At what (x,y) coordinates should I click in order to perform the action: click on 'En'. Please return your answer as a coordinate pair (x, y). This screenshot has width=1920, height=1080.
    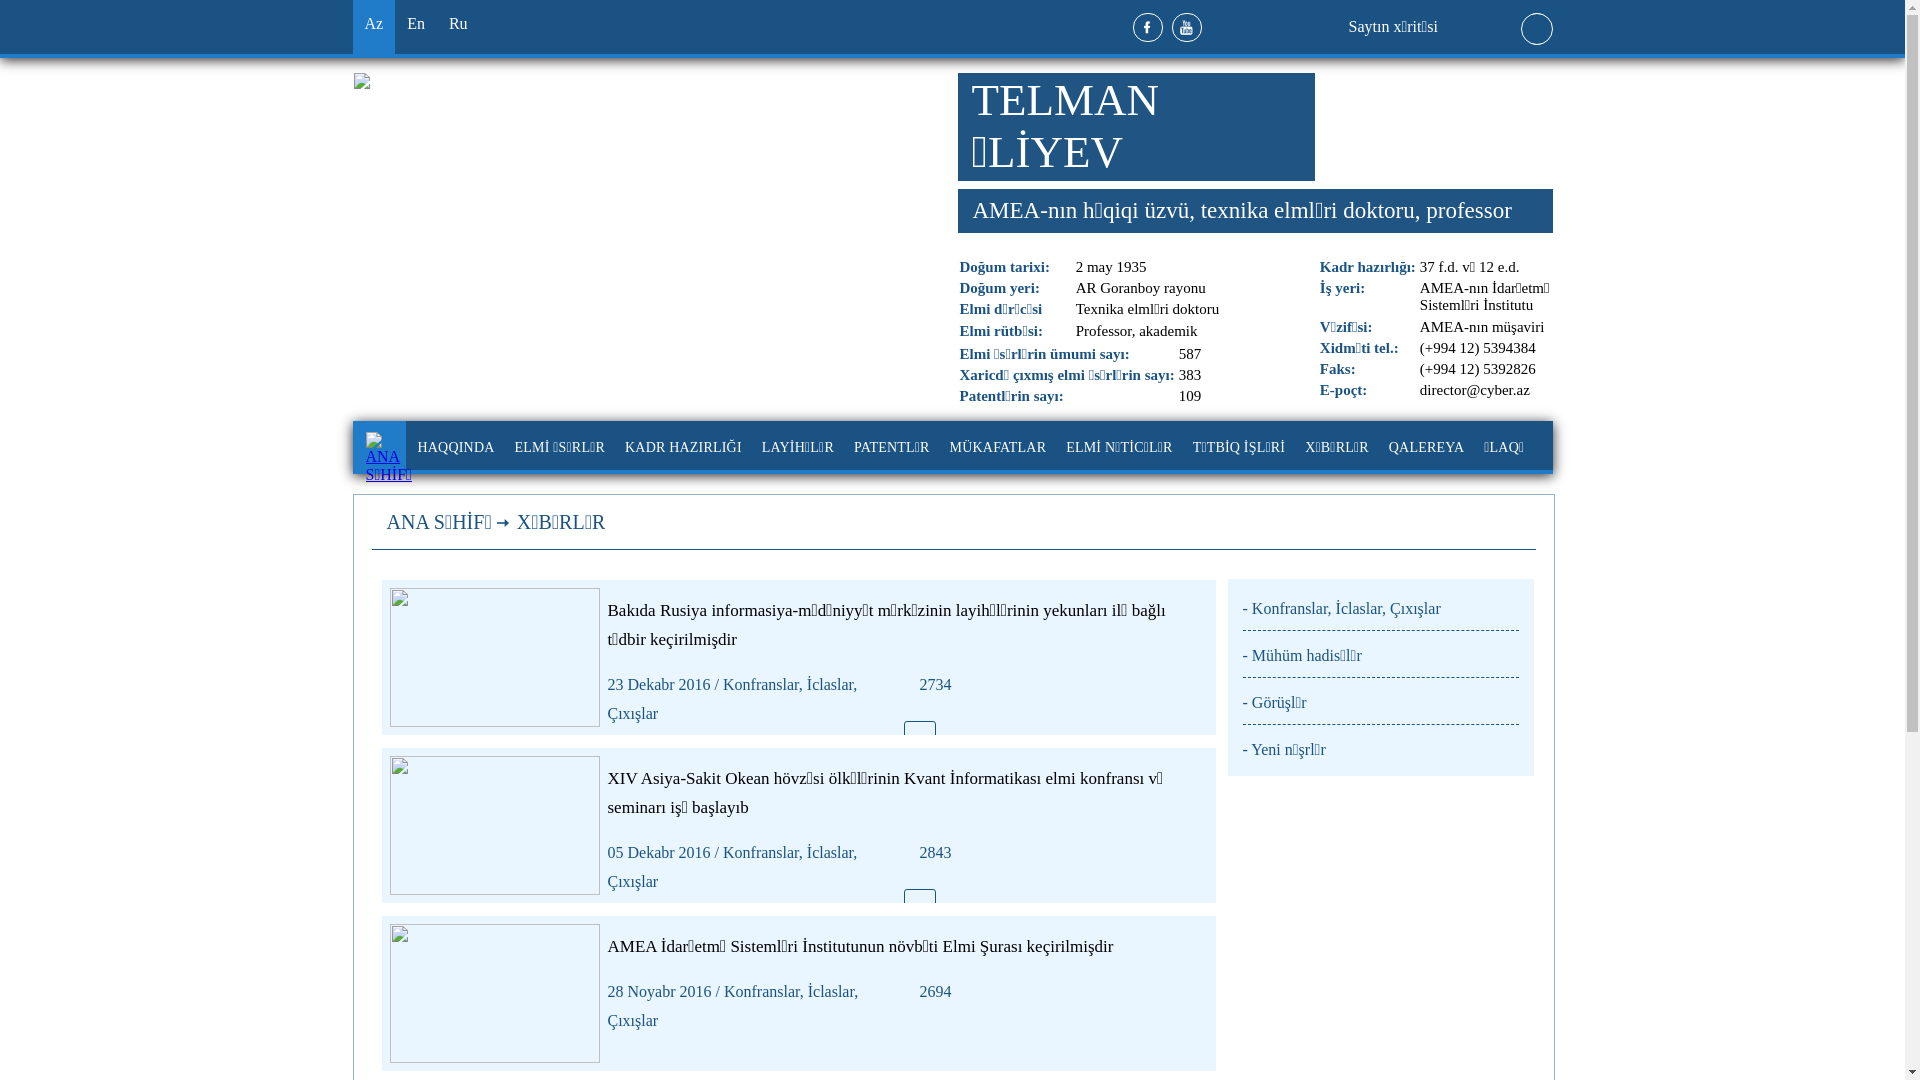
    Looking at the image, I should click on (415, 27).